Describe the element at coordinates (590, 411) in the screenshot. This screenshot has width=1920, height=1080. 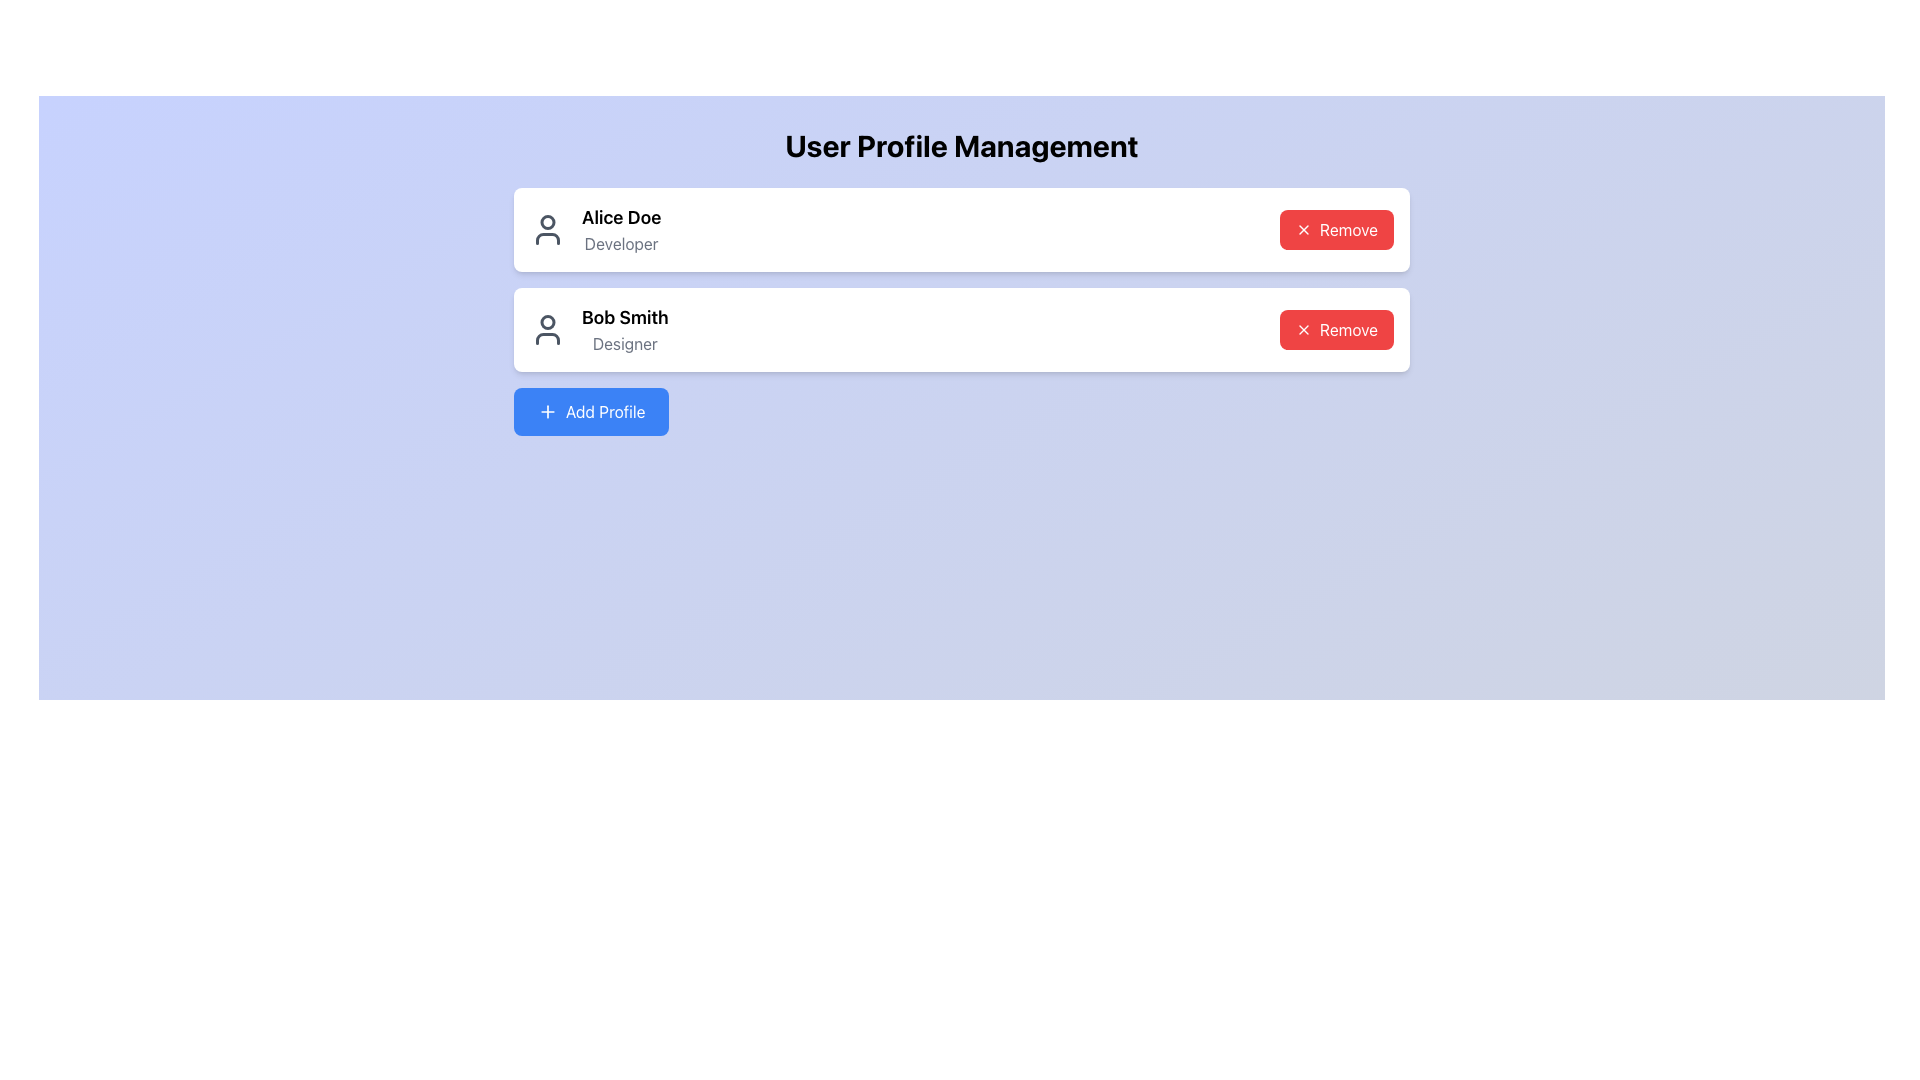
I see `the 'Add New Profile' button located below the two rectangular profile containers for keyboard interaction` at that location.